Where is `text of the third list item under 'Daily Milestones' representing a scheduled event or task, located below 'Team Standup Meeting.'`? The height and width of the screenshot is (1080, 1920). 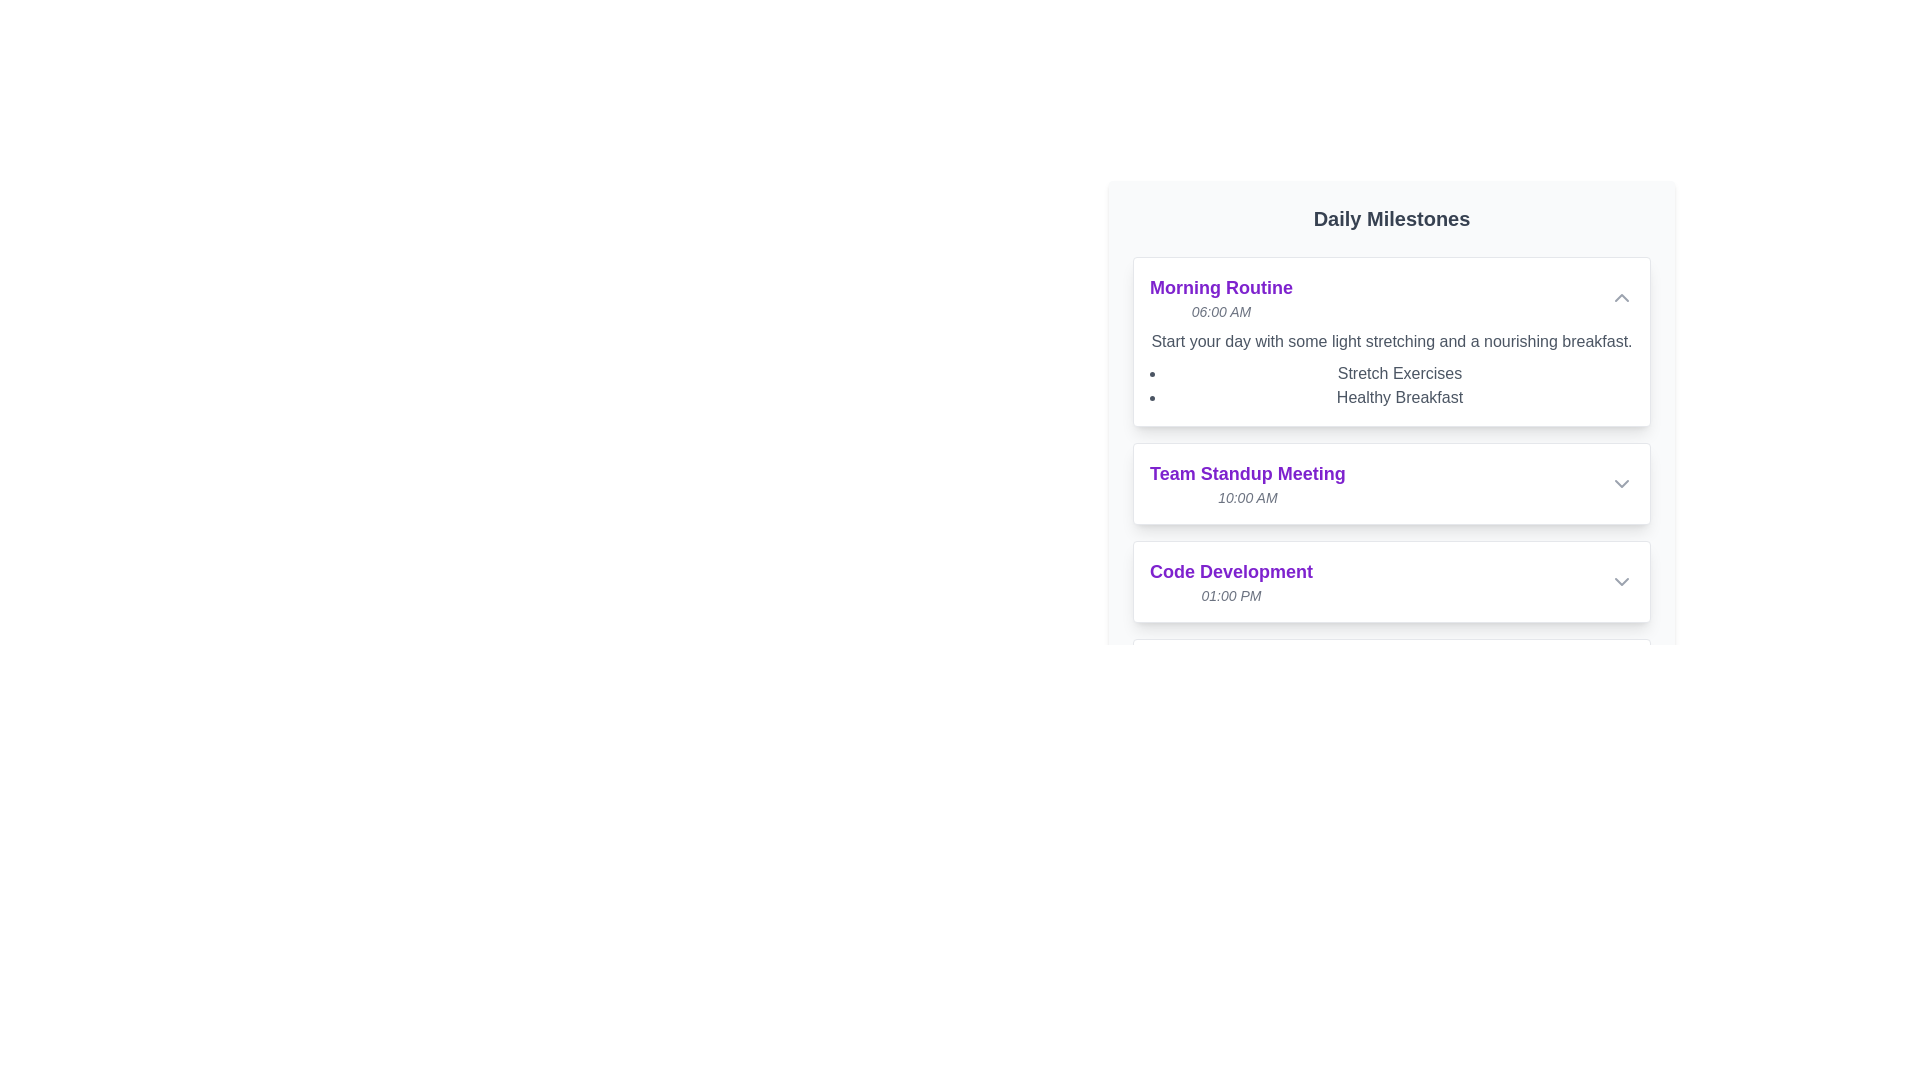
text of the third list item under 'Daily Milestones' representing a scheduled event or task, located below 'Team Standup Meeting.' is located at coordinates (1230, 582).